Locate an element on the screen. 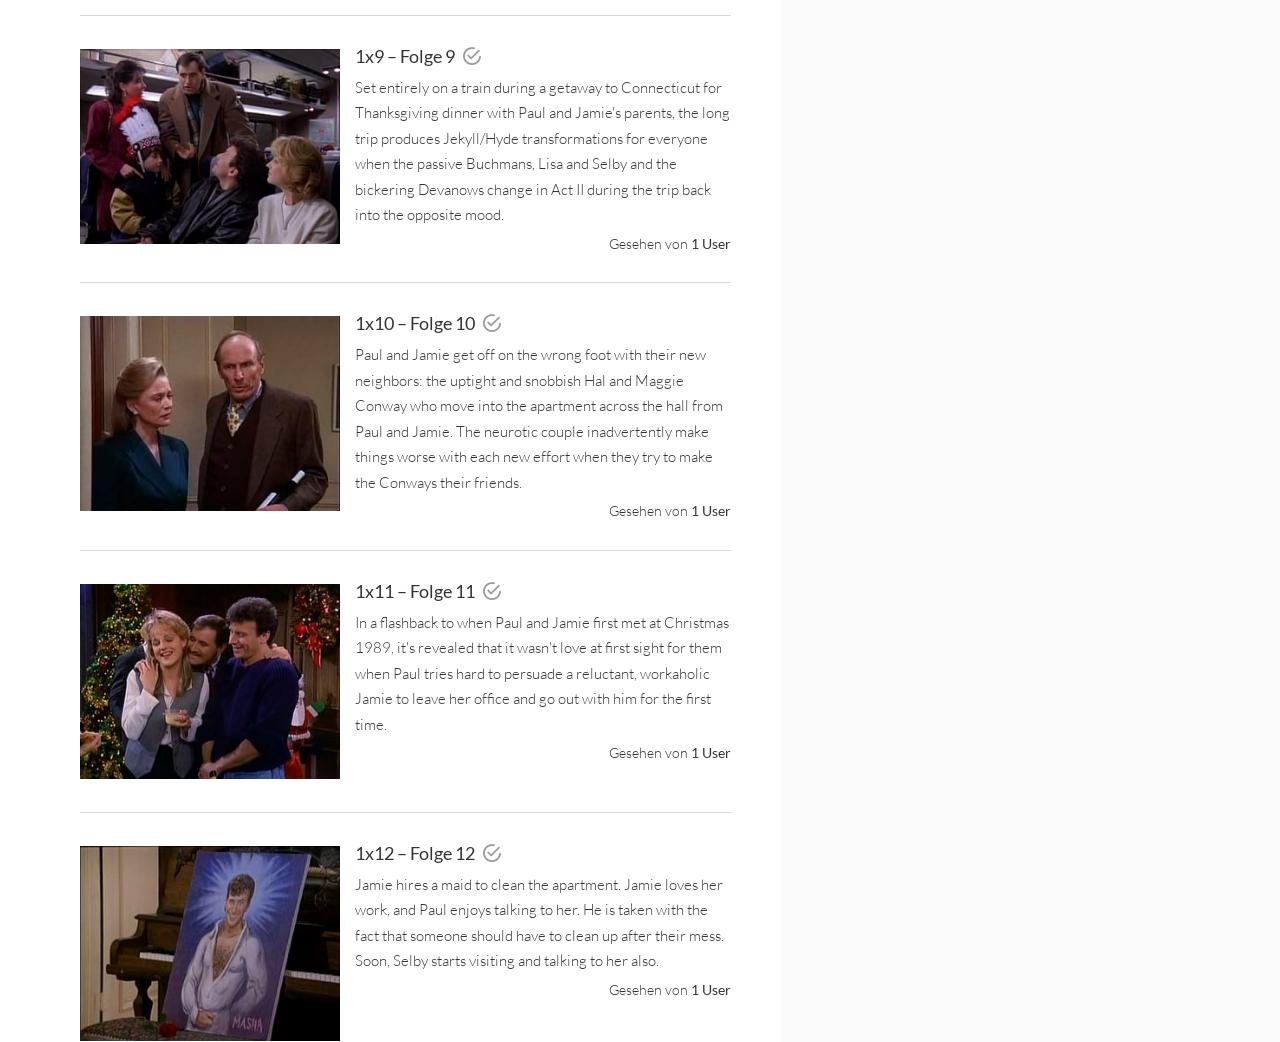 This screenshot has height=1042, width=1280. 'In a flashback to when Paul and Jamie first met at Christmas 1989, it's revealed that it wasn't love at first sight for them when Paul tries hard to persuade a reluctant, workaholic Jamie to leave her office and go out with him for the first time.' is located at coordinates (541, 672).